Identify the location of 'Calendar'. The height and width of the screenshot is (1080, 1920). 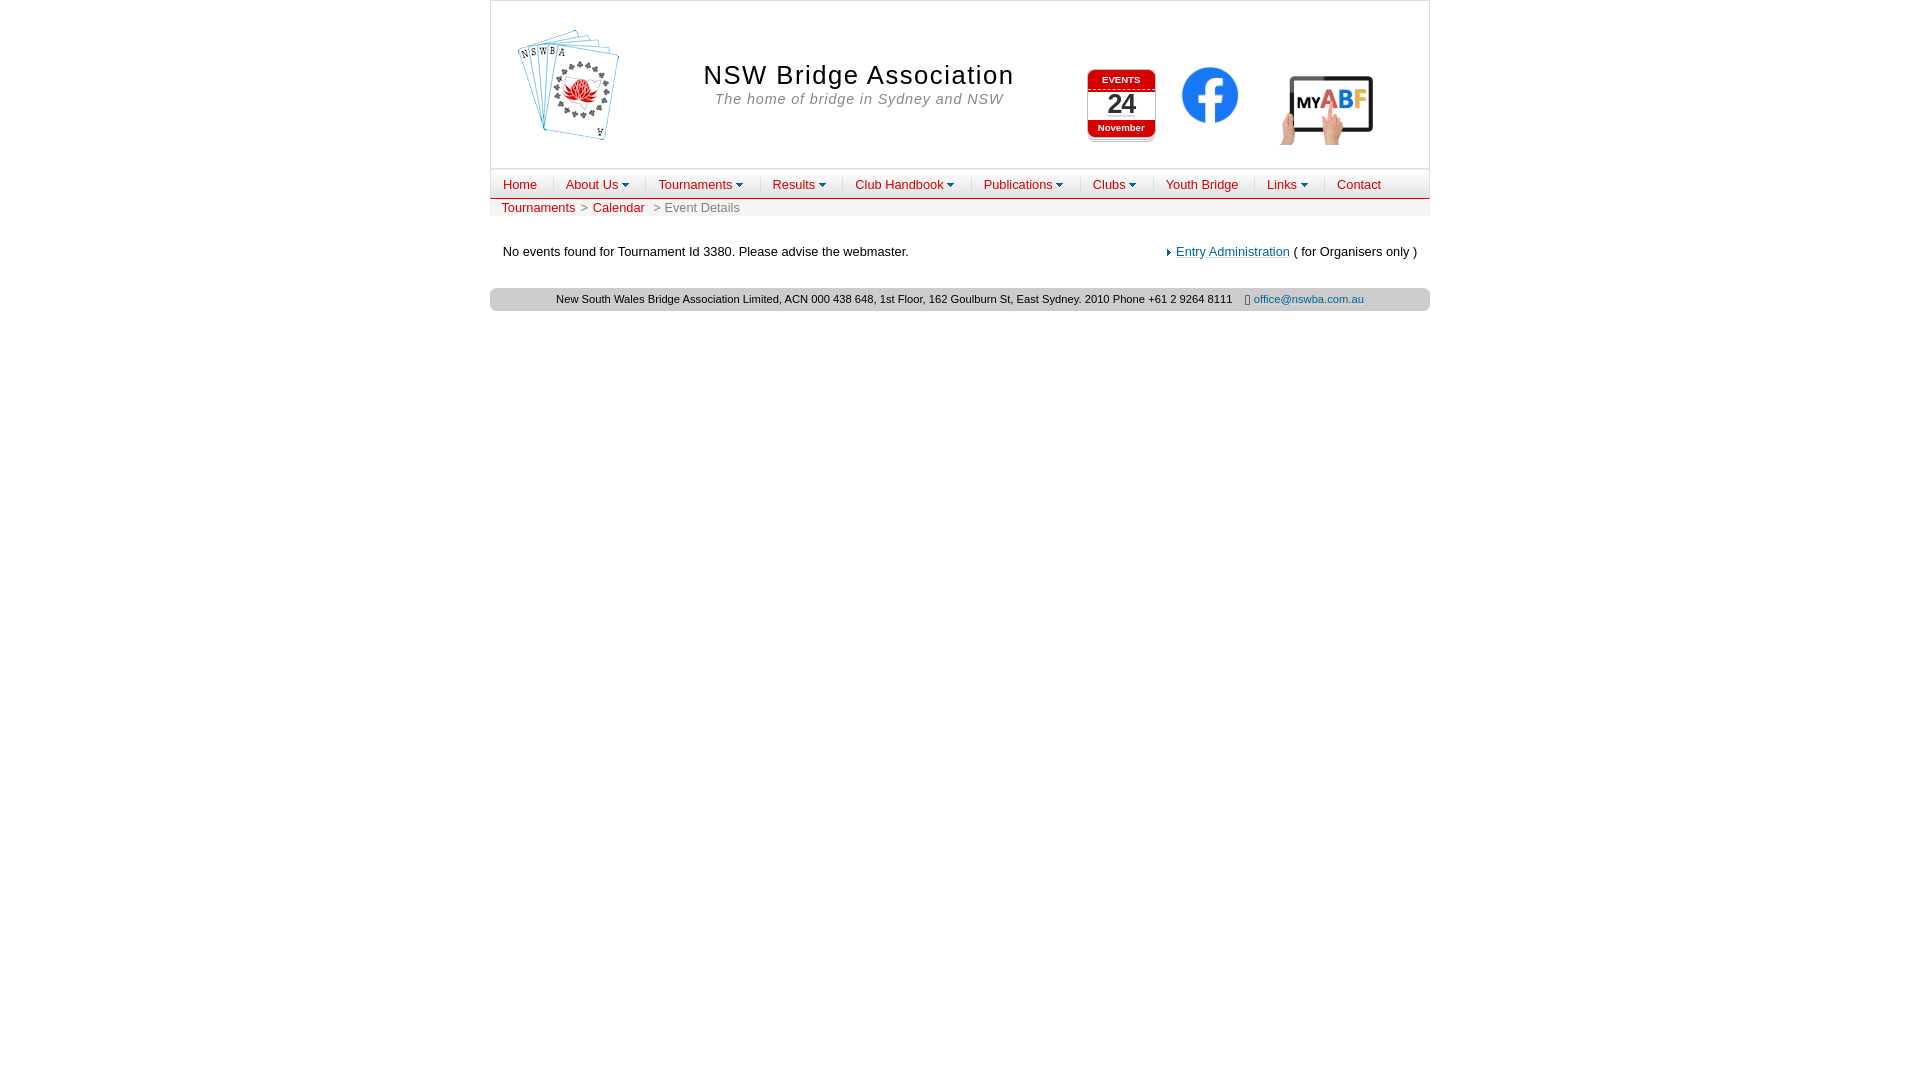
(587, 207).